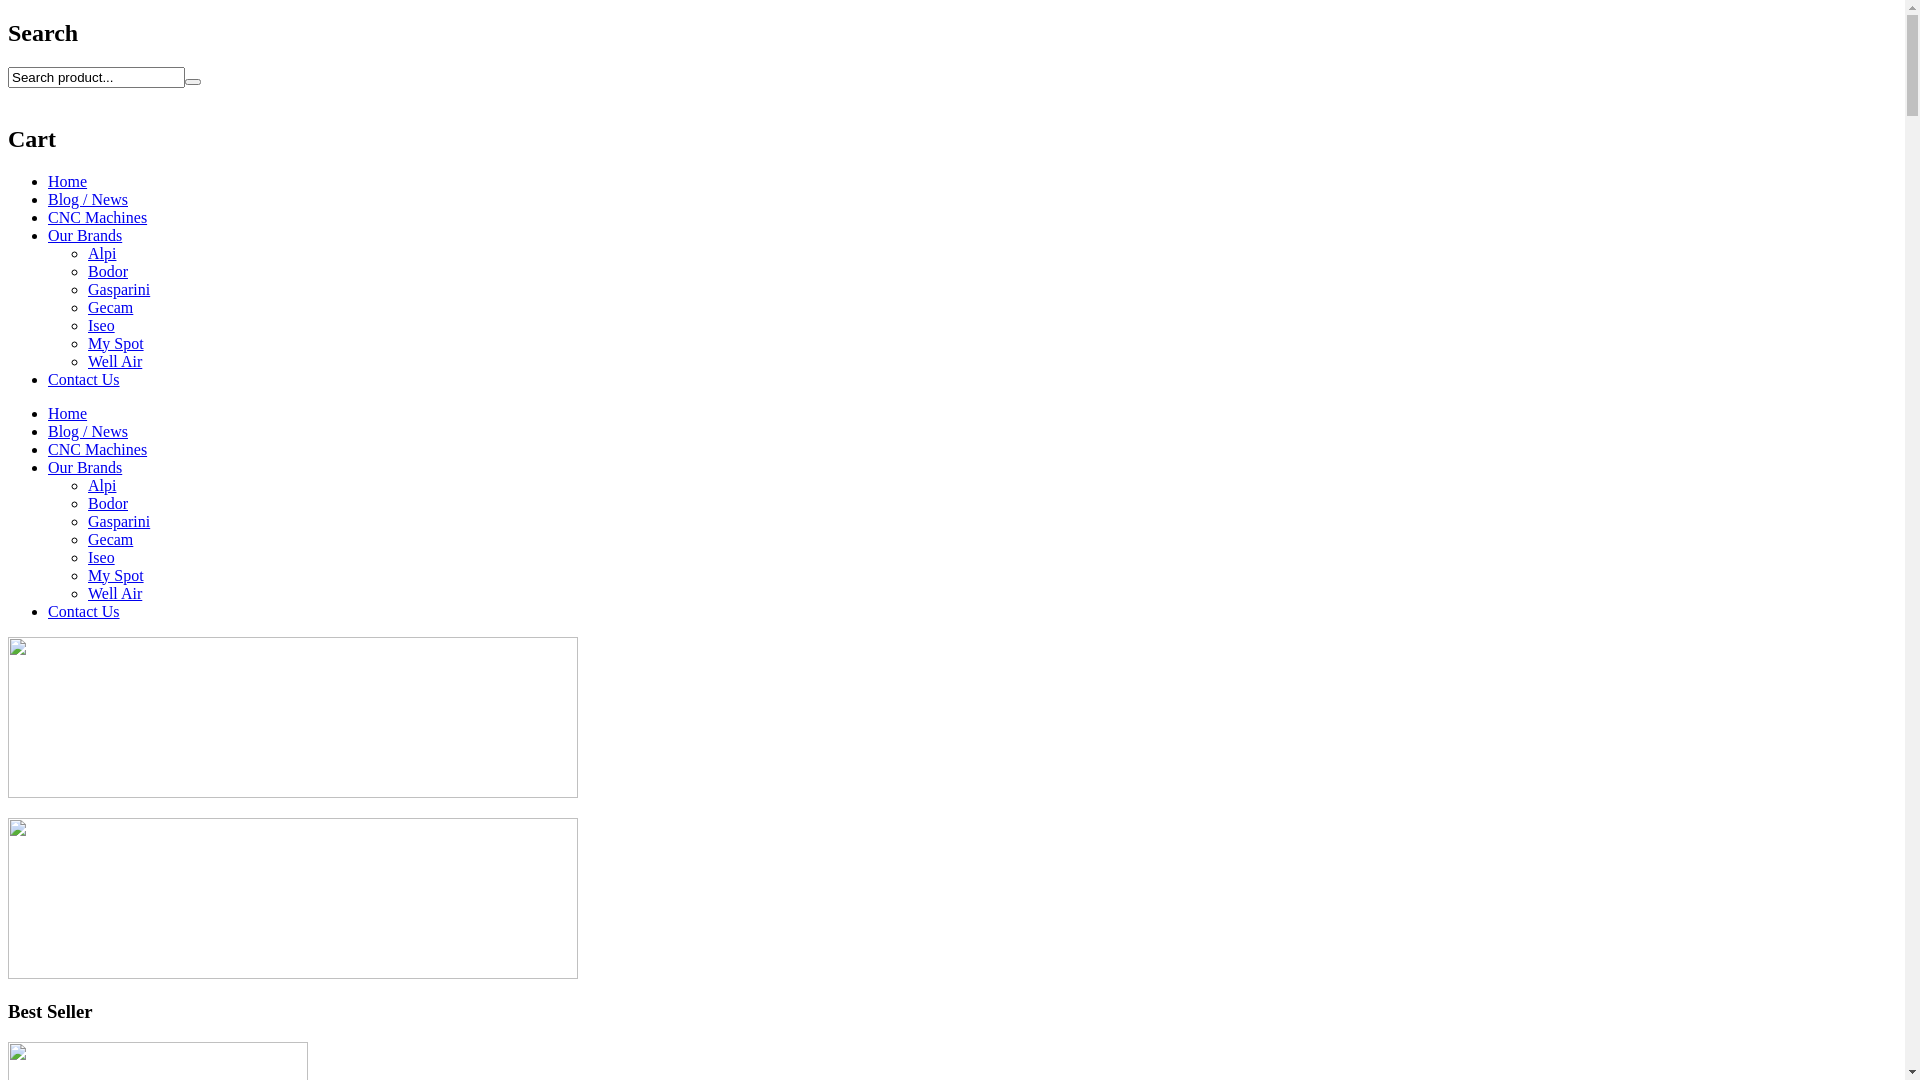 The height and width of the screenshot is (1080, 1920). I want to click on 'Well Air', so click(86, 592).